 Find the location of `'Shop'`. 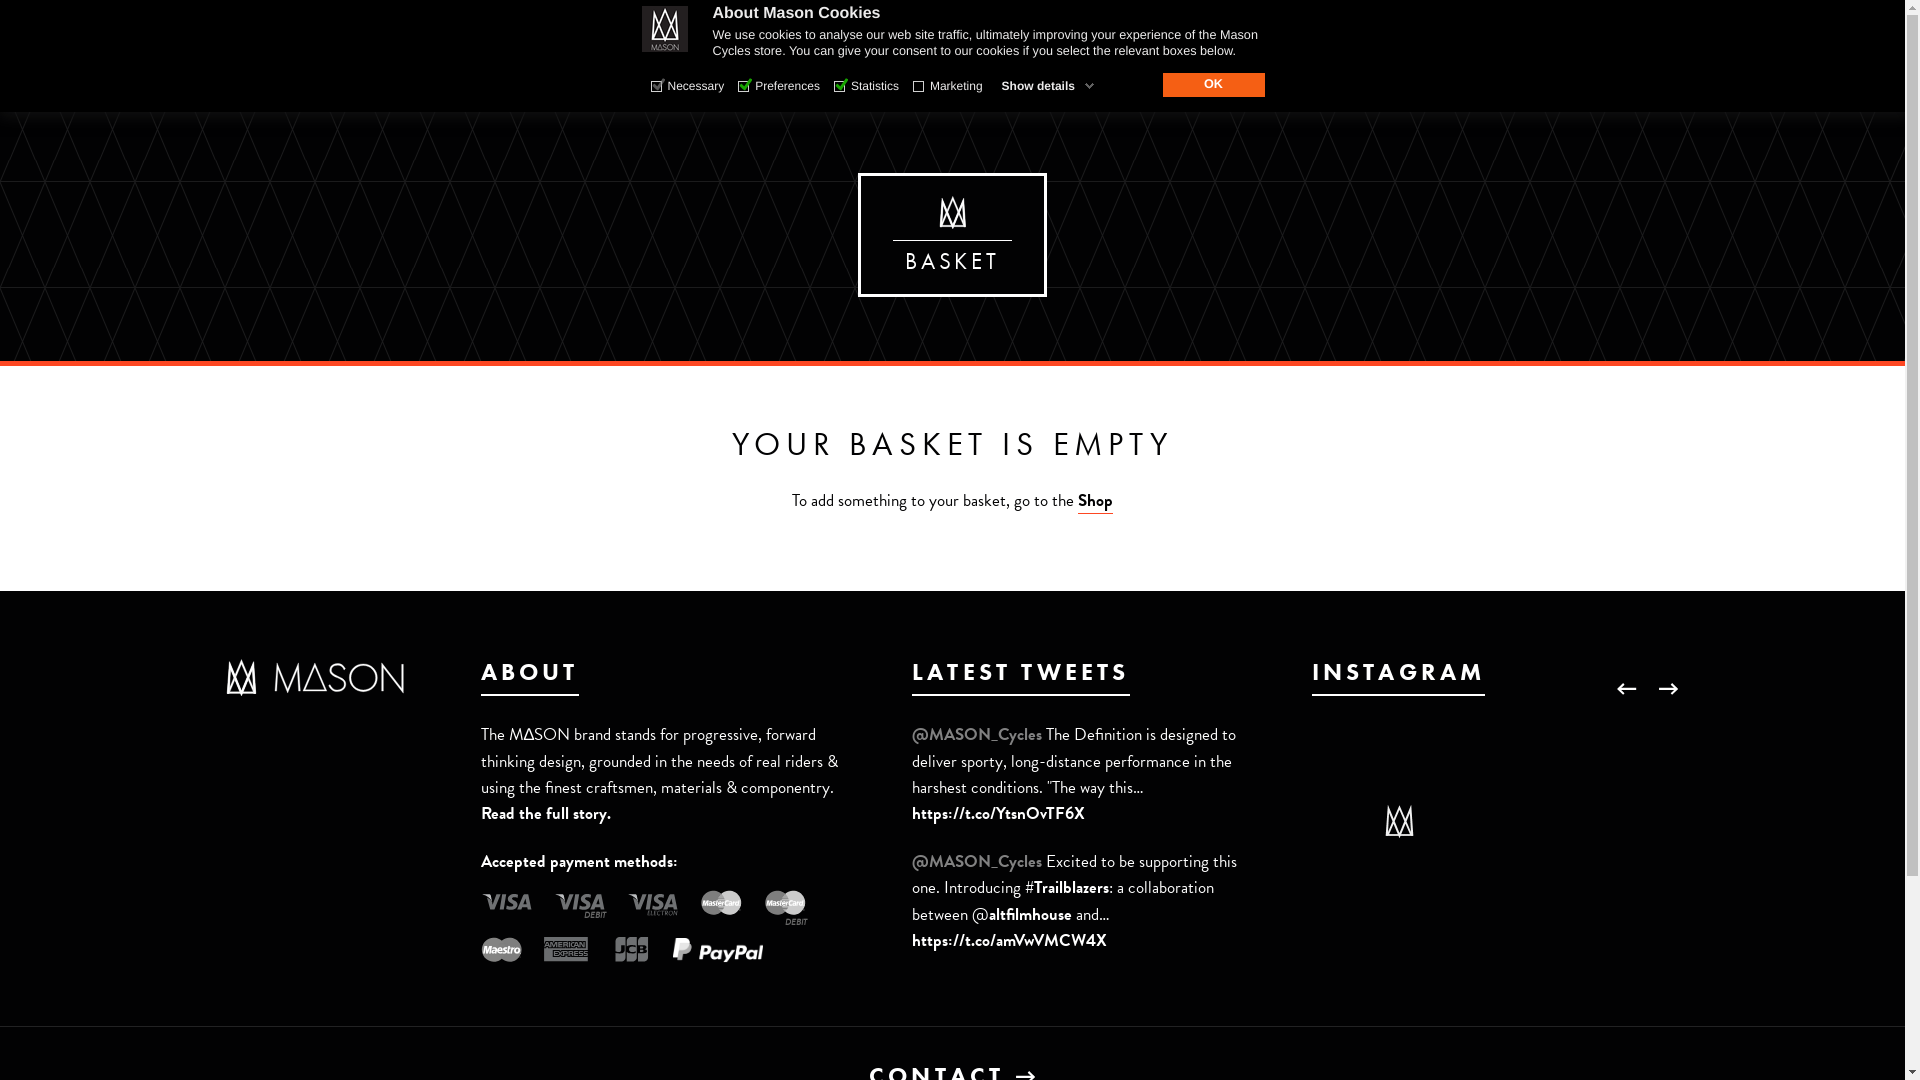

'Shop' is located at coordinates (1094, 500).